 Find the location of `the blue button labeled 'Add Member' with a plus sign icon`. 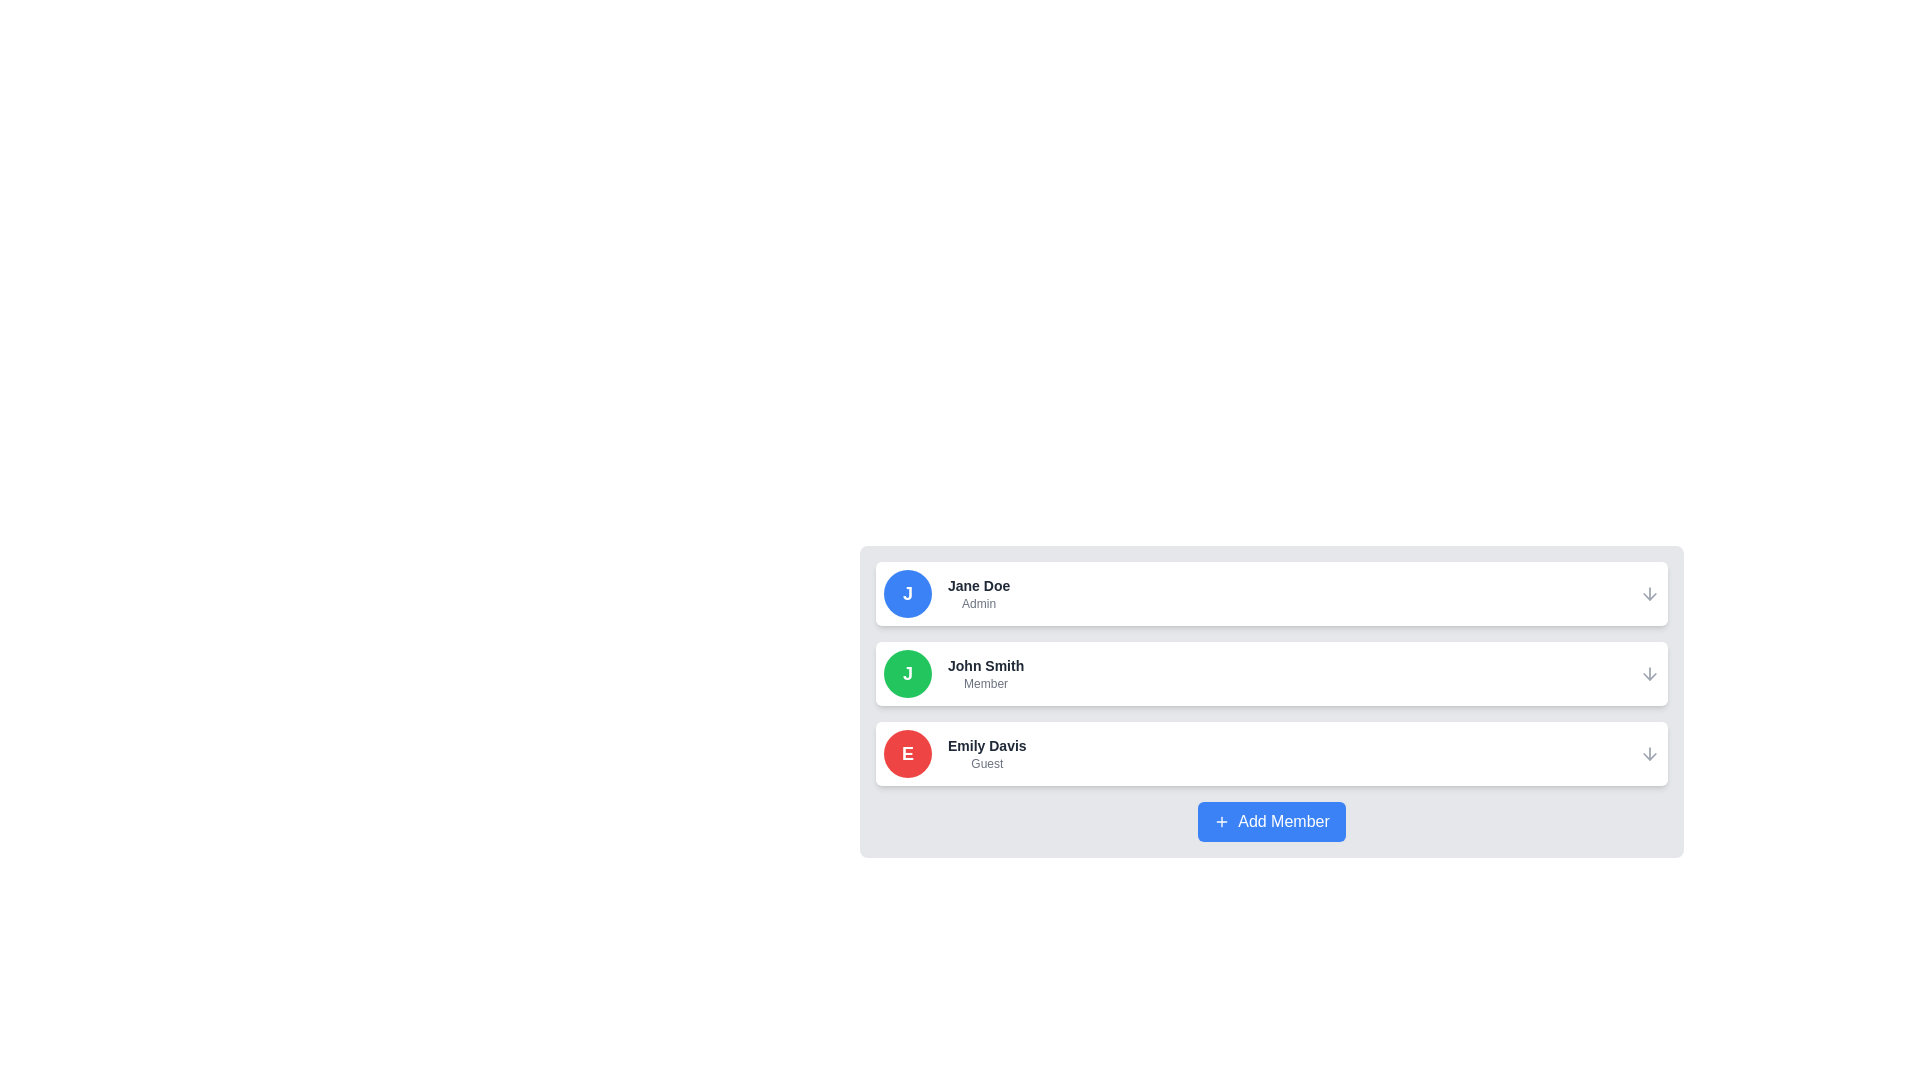

the blue button labeled 'Add Member' with a plus sign icon is located at coordinates (1271, 821).